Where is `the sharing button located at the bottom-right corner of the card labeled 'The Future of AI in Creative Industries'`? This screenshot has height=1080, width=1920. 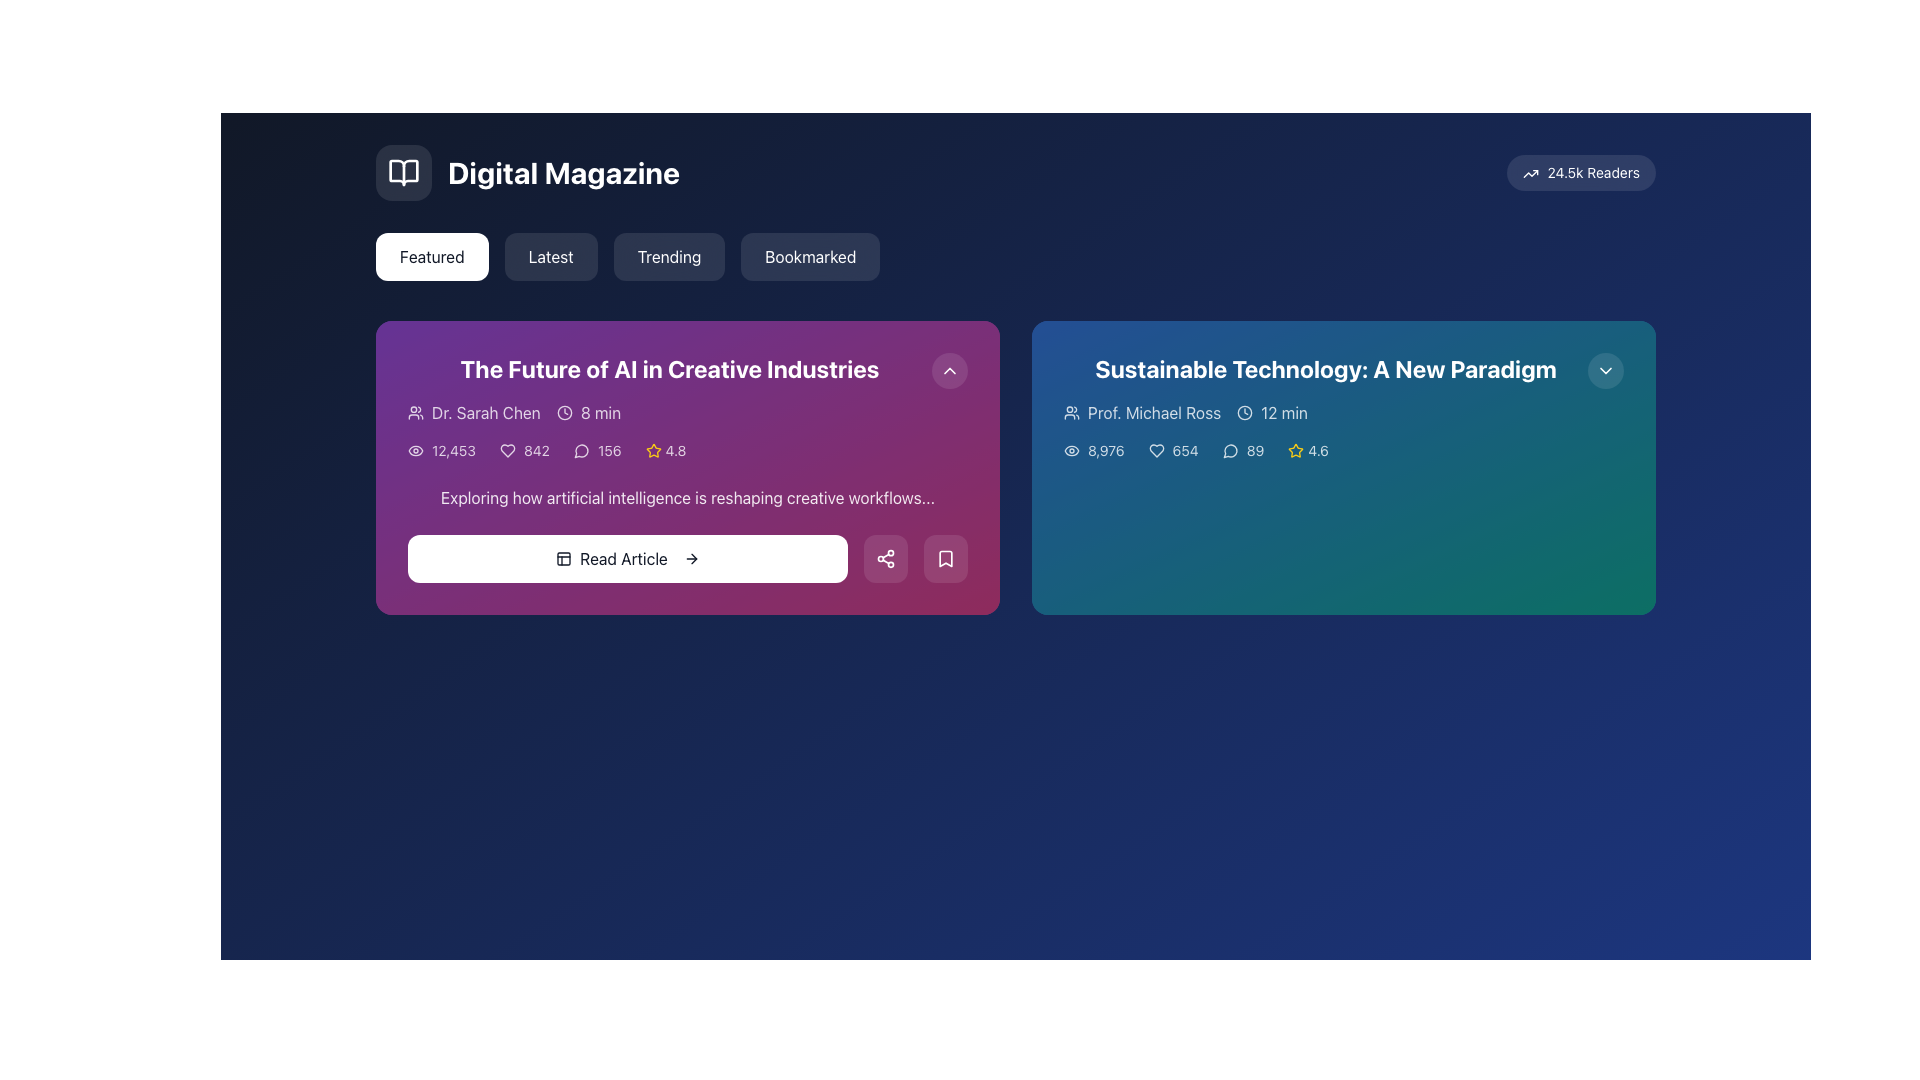 the sharing button located at the bottom-right corner of the card labeled 'The Future of AI in Creative Industries' is located at coordinates (885, 559).